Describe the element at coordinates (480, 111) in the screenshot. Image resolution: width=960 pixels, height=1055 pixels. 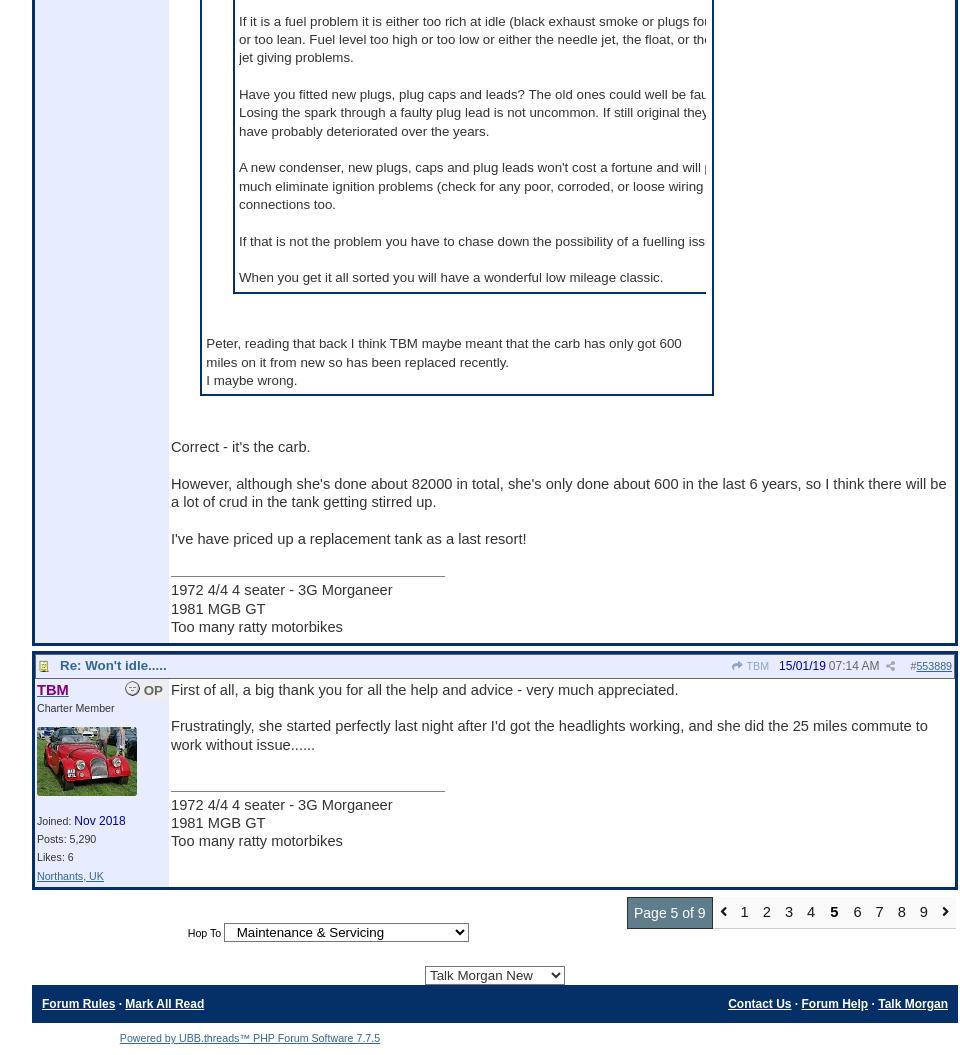
I see `'Have you fitted new plugs, plug caps and leads? The old ones could well be faulty. Losing the spark through a faulty plug lead is not uncommon. If still original they have probably deteriorated over the years.'` at that location.